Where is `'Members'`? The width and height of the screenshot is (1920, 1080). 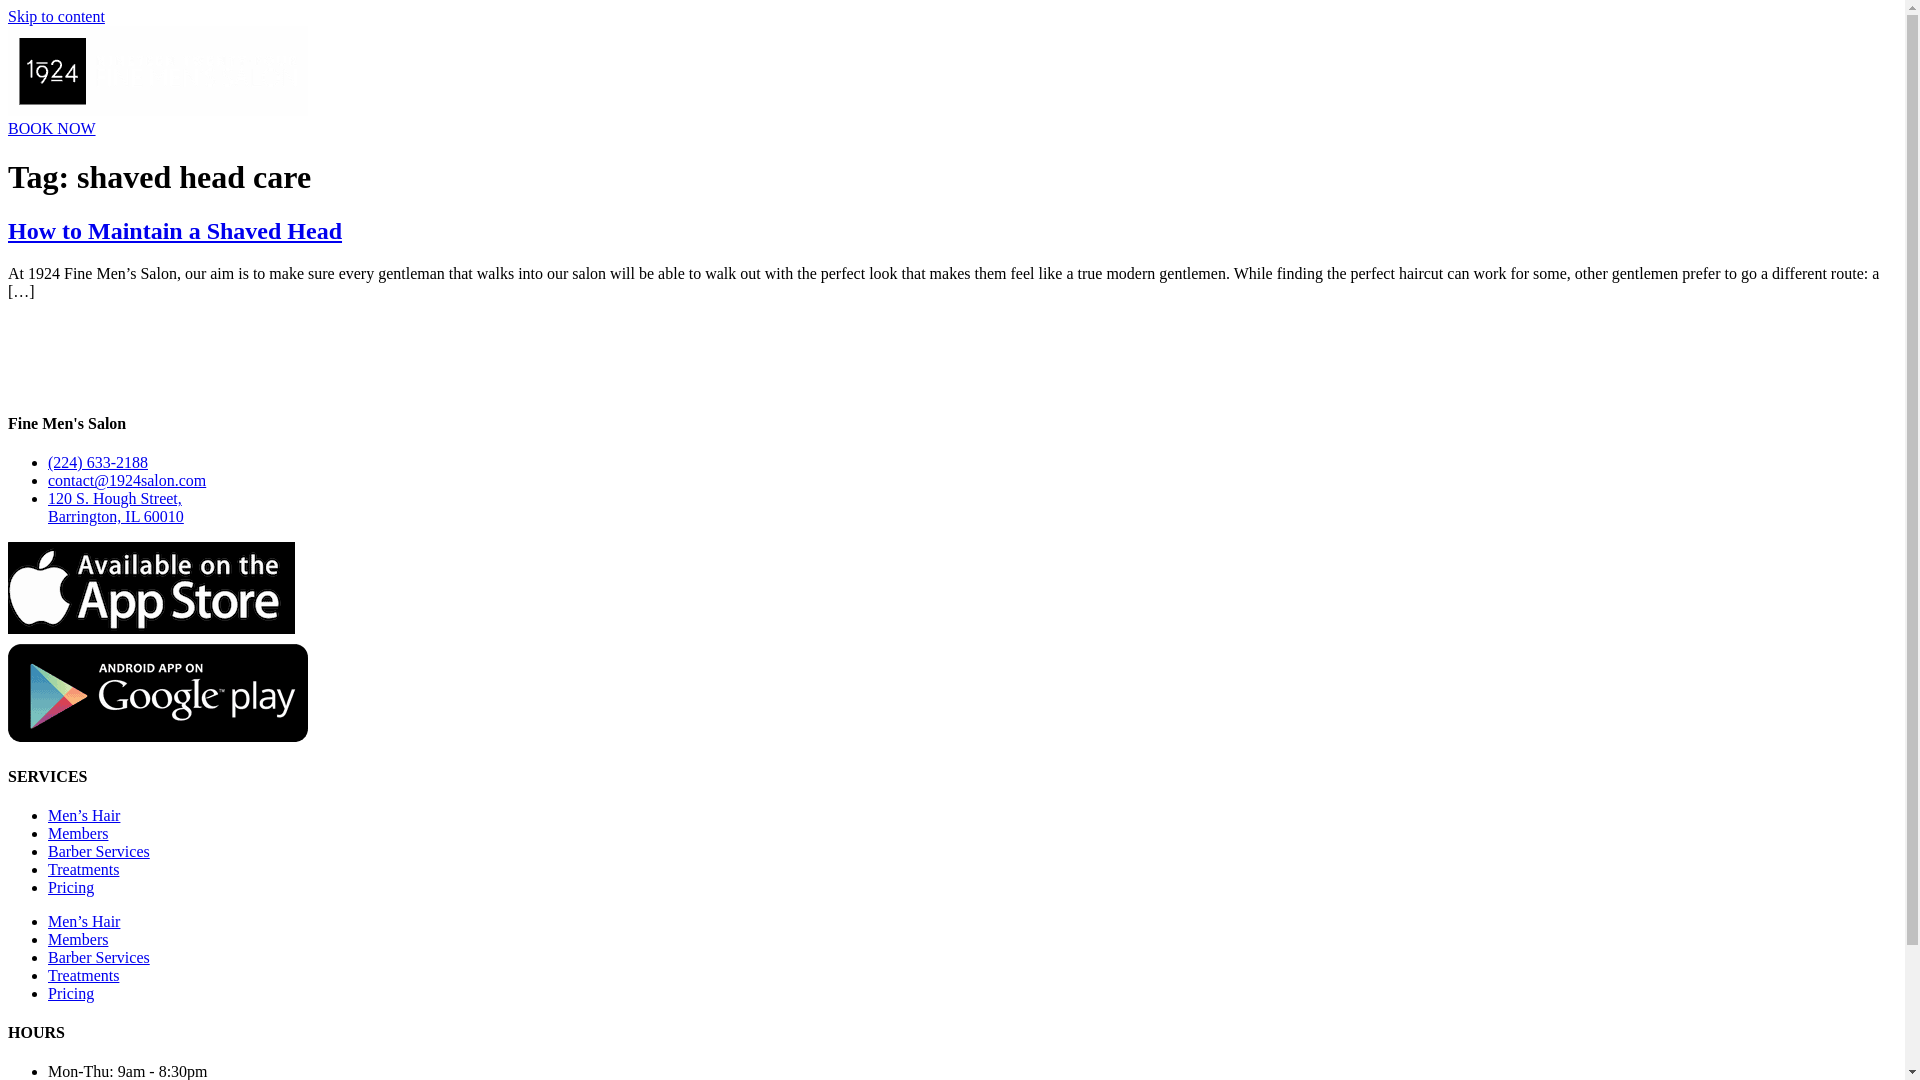
'Members' is located at coordinates (77, 939).